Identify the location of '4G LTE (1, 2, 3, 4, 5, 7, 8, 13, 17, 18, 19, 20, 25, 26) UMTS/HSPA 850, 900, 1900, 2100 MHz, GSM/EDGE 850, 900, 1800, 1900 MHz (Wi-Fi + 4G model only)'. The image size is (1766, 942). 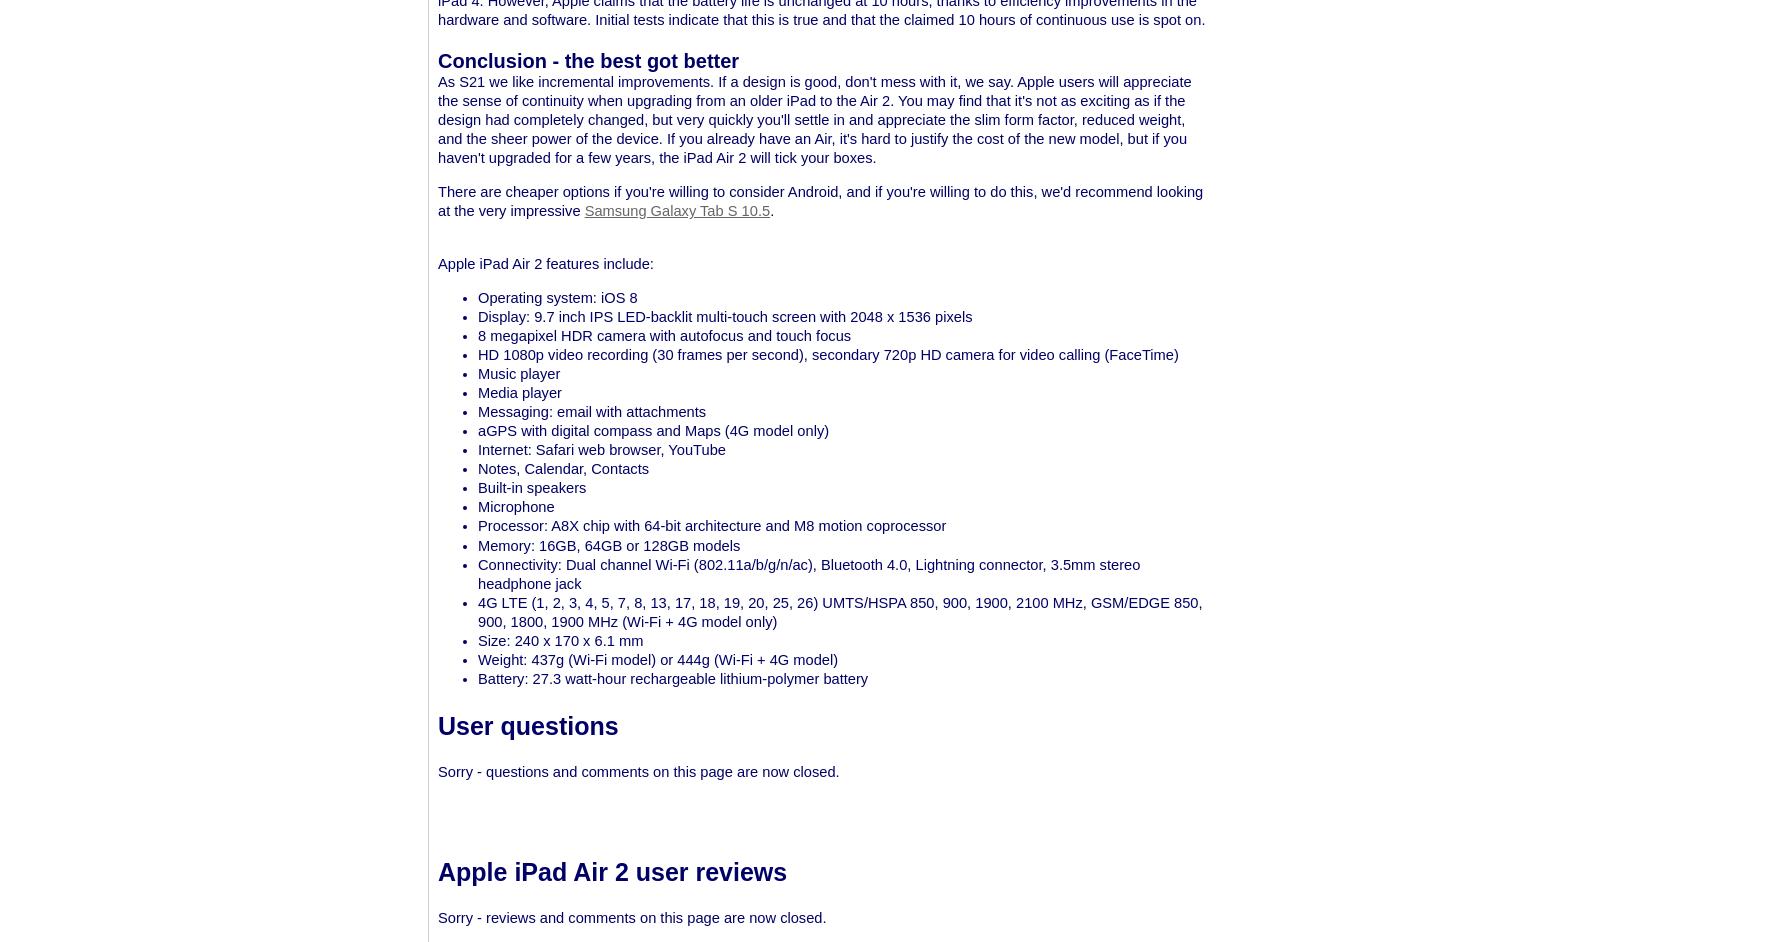
(840, 611).